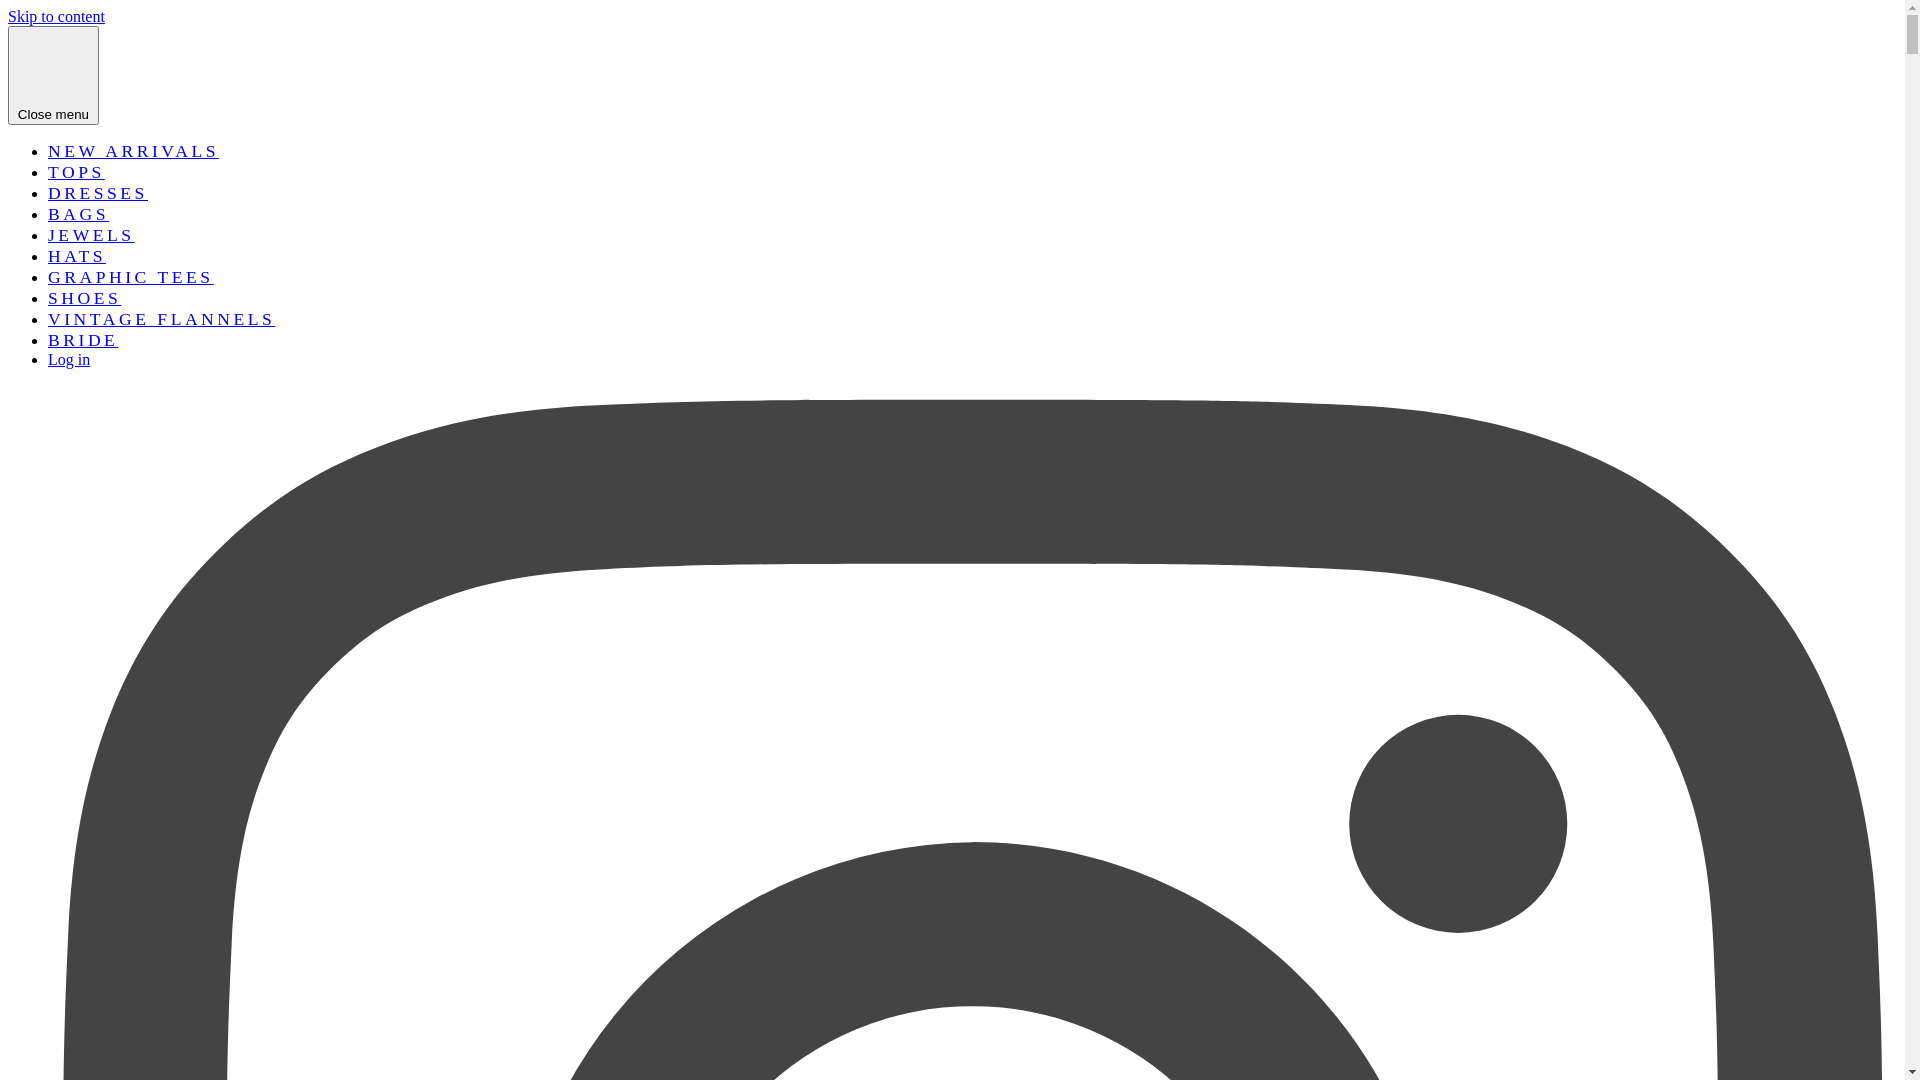 Image resolution: width=1920 pixels, height=1080 pixels. I want to click on 'Log in', so click(68, 358).